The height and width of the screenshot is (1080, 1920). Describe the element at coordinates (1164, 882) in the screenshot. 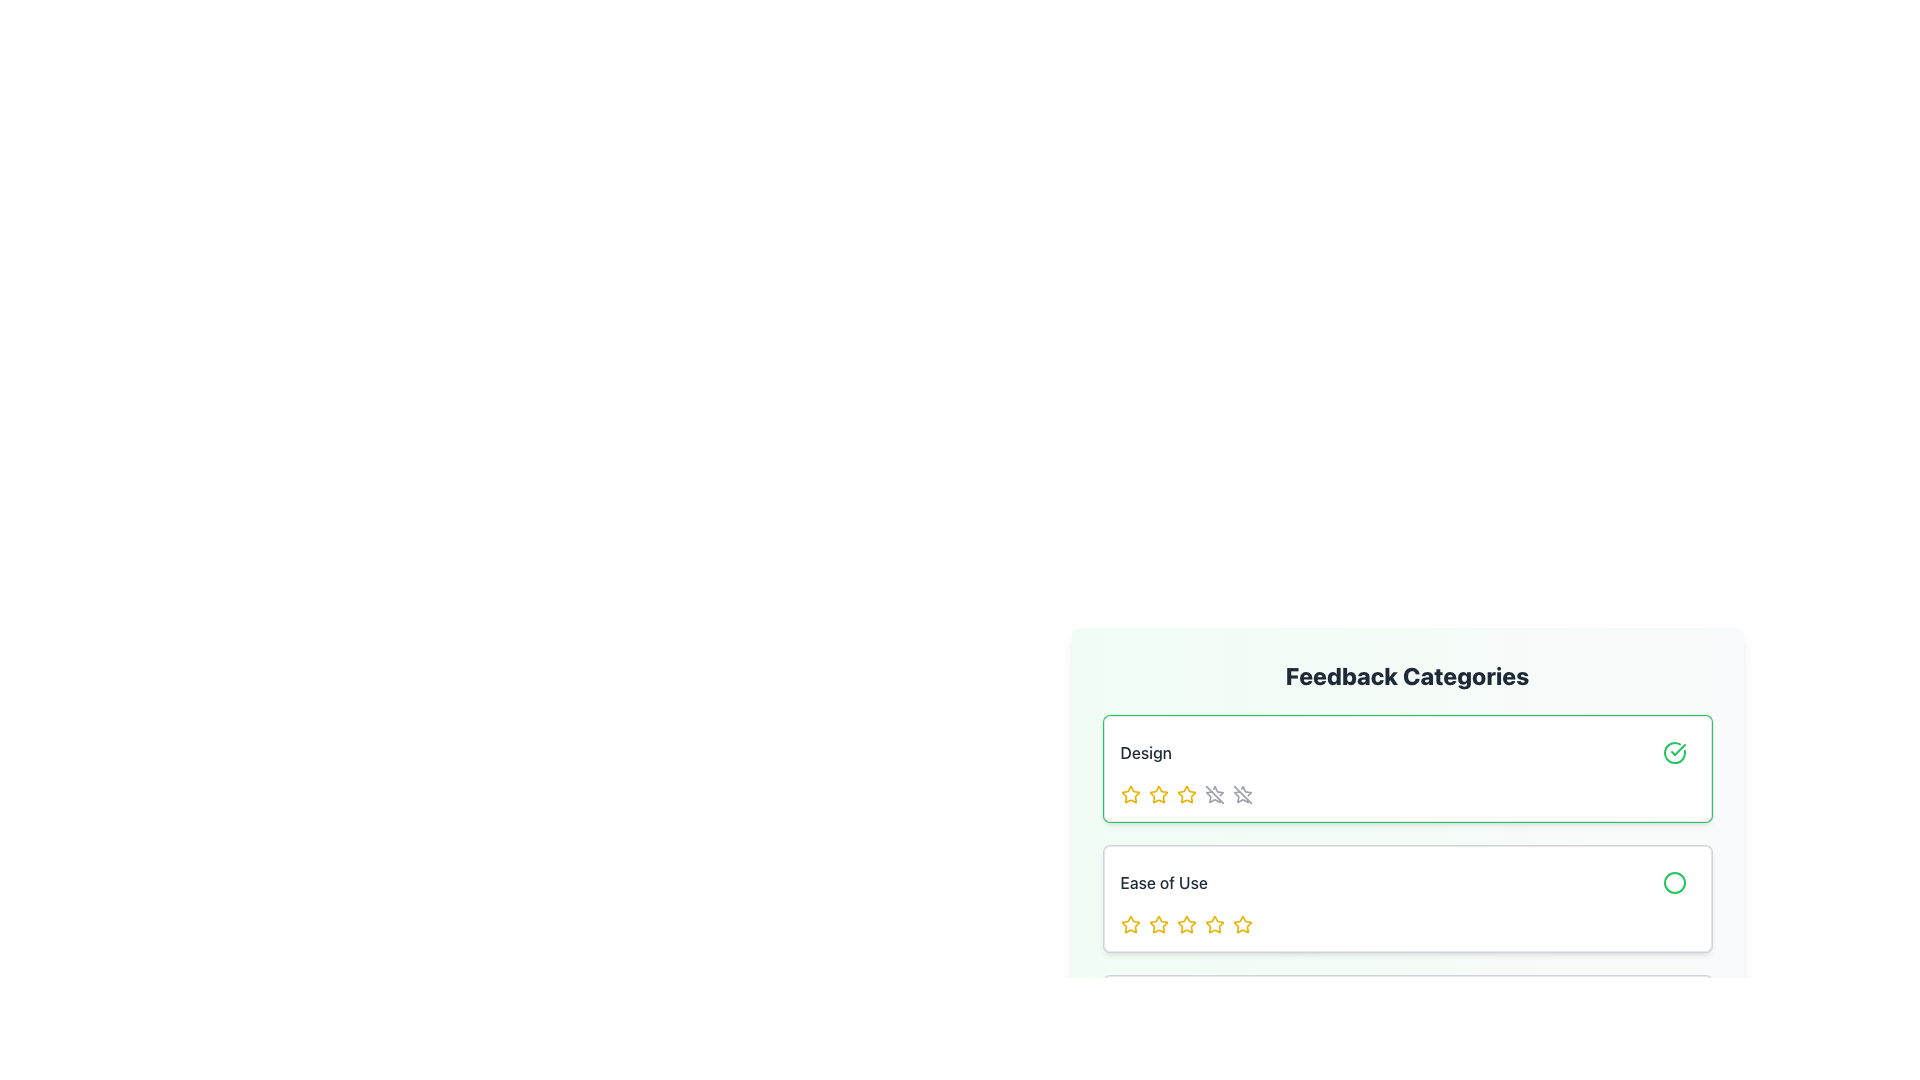

I see `the text label reading 'Ease of Use', which is styled in a medium-sized sans-serif font and located on the left side of the feedback category section, directly above a set of rating stars` at that location.